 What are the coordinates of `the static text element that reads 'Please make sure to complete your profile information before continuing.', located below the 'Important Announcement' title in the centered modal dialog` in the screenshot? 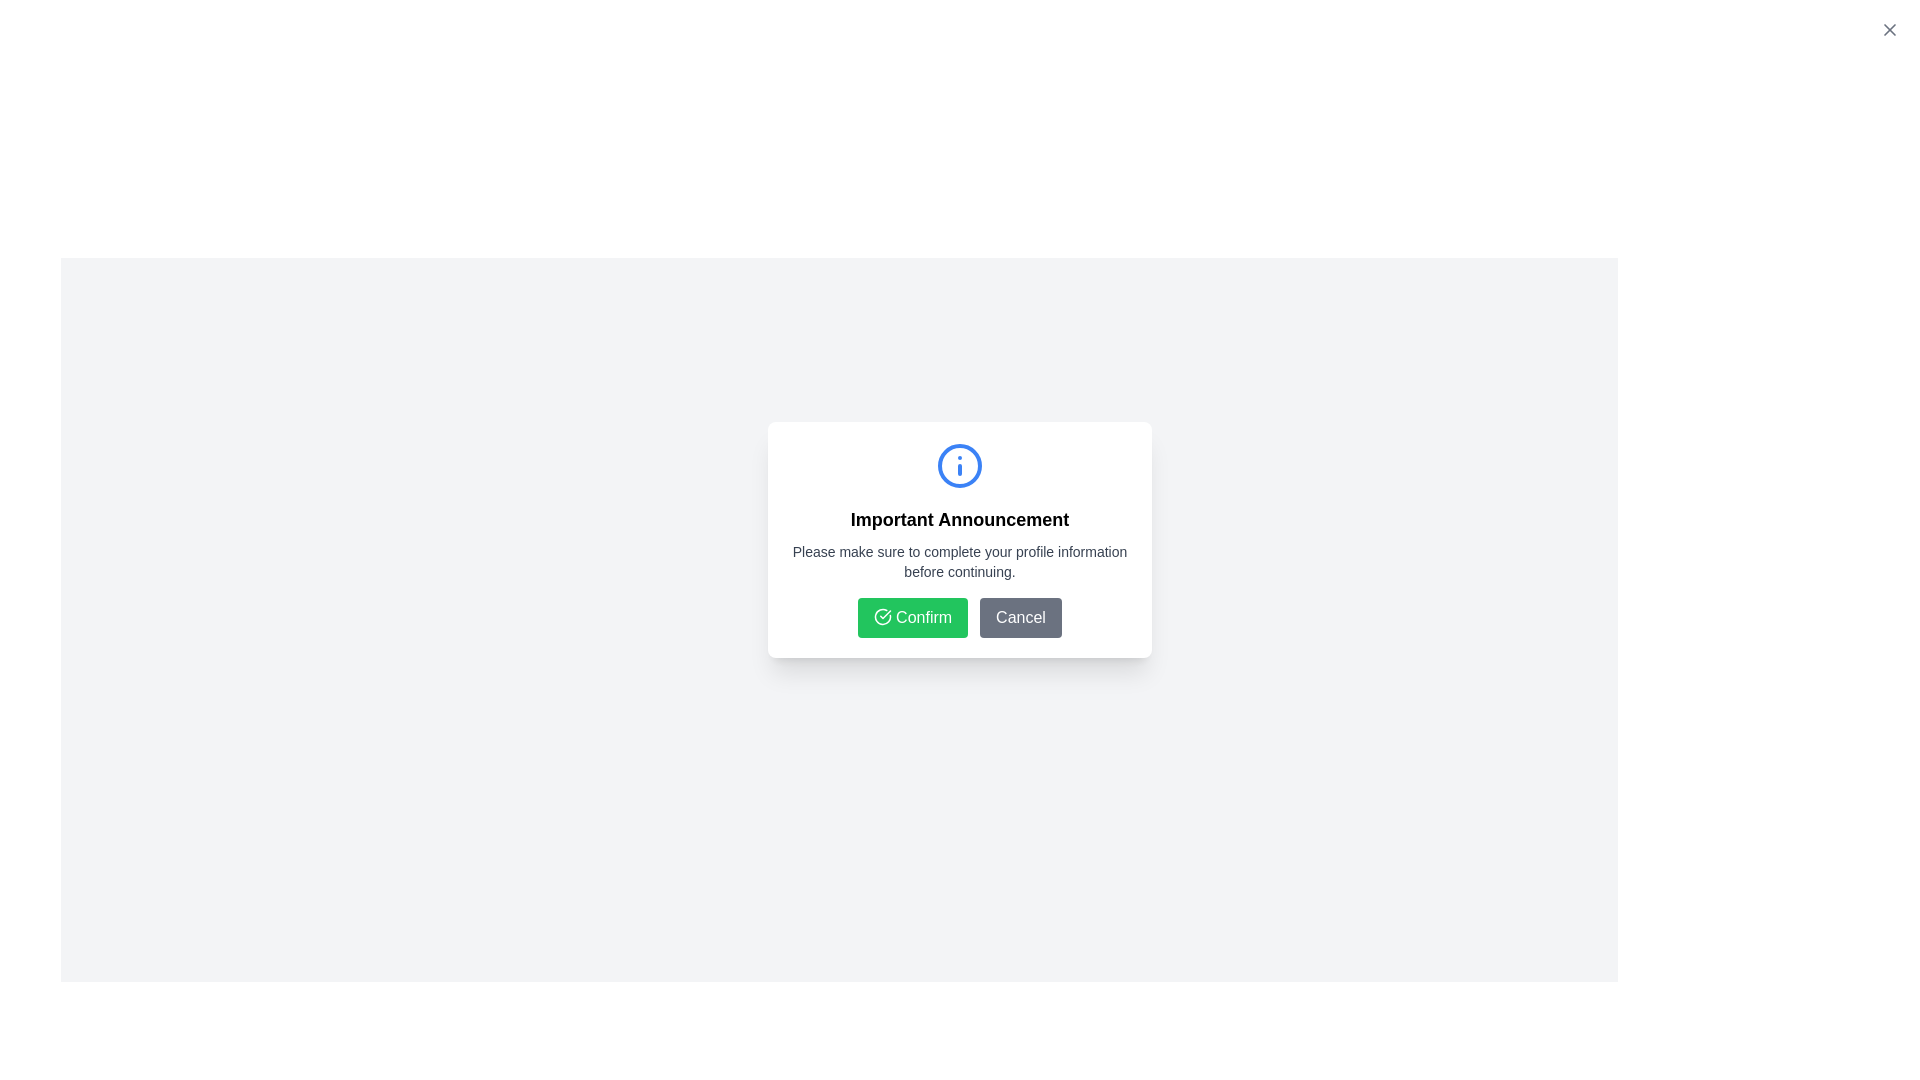 It's located at (960, 562).